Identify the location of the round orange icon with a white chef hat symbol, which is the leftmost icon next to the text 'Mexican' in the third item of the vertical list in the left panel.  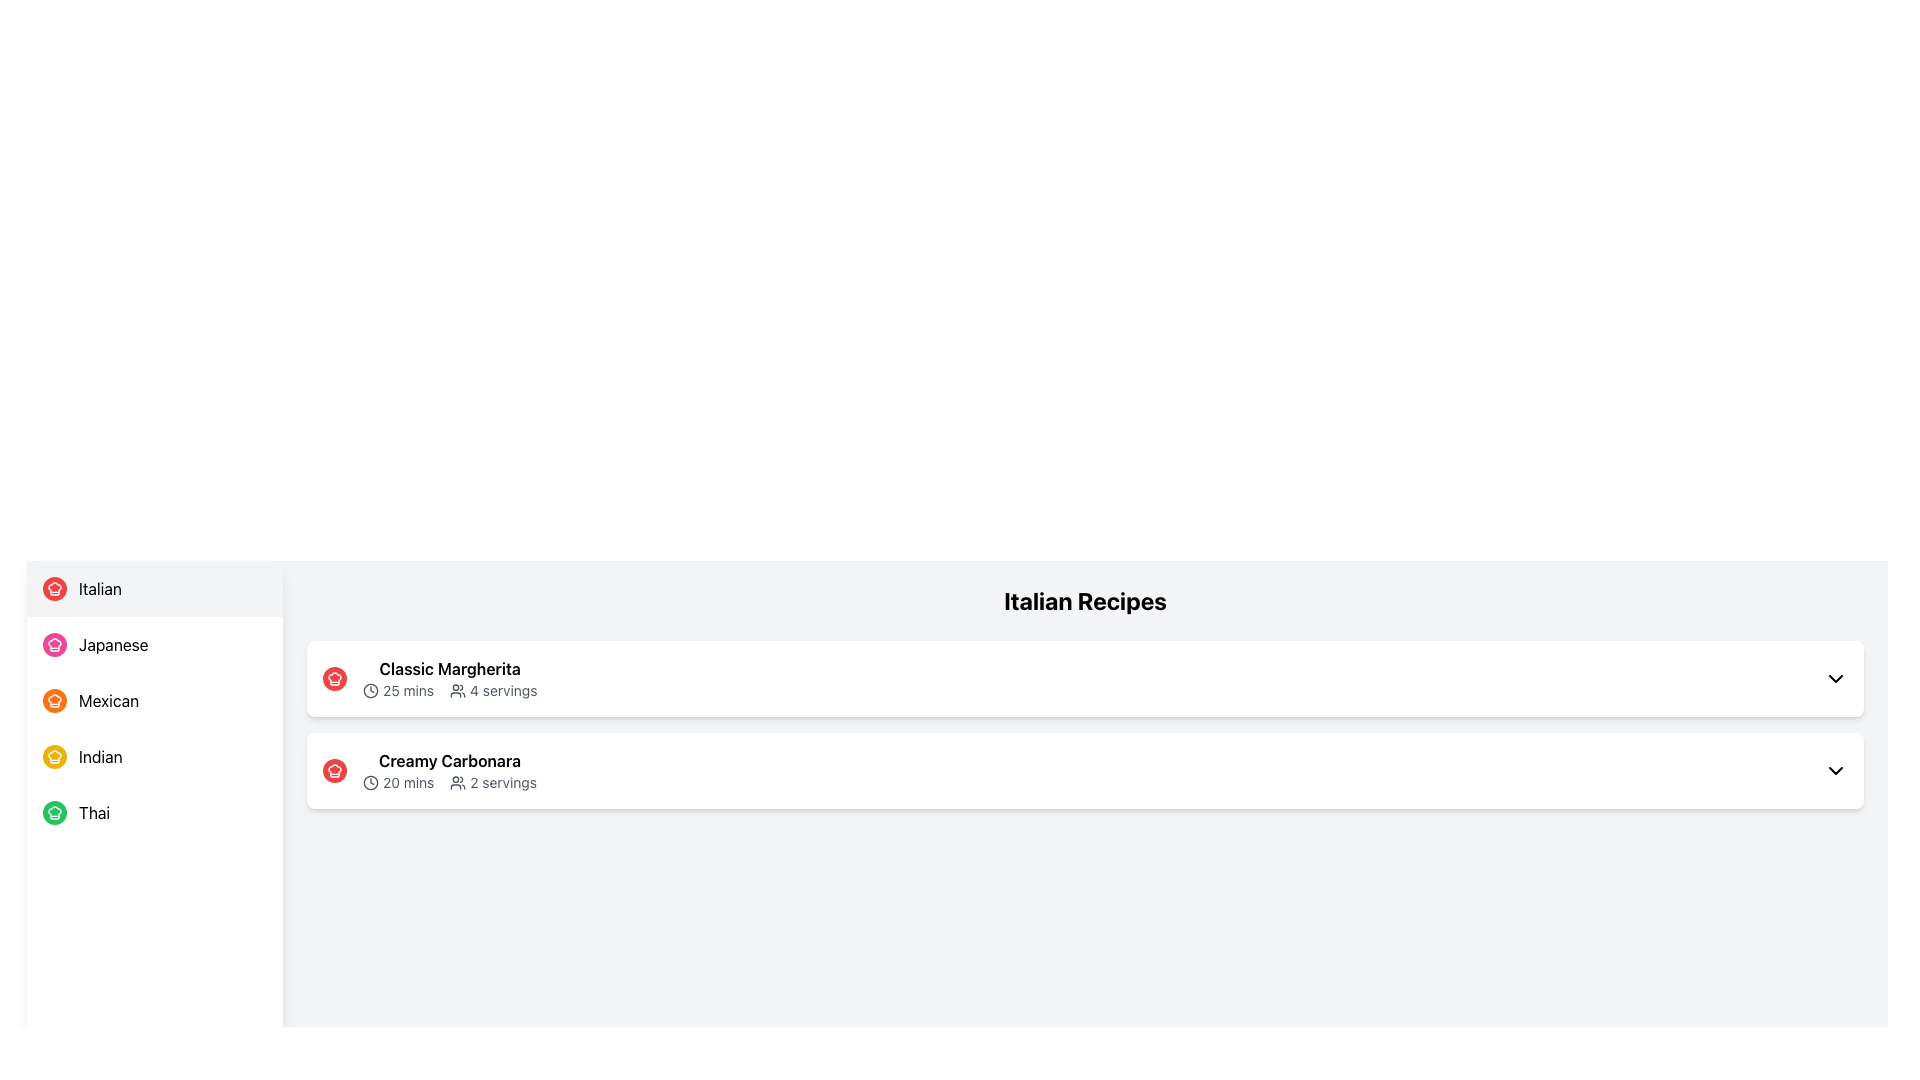
(54, 700).